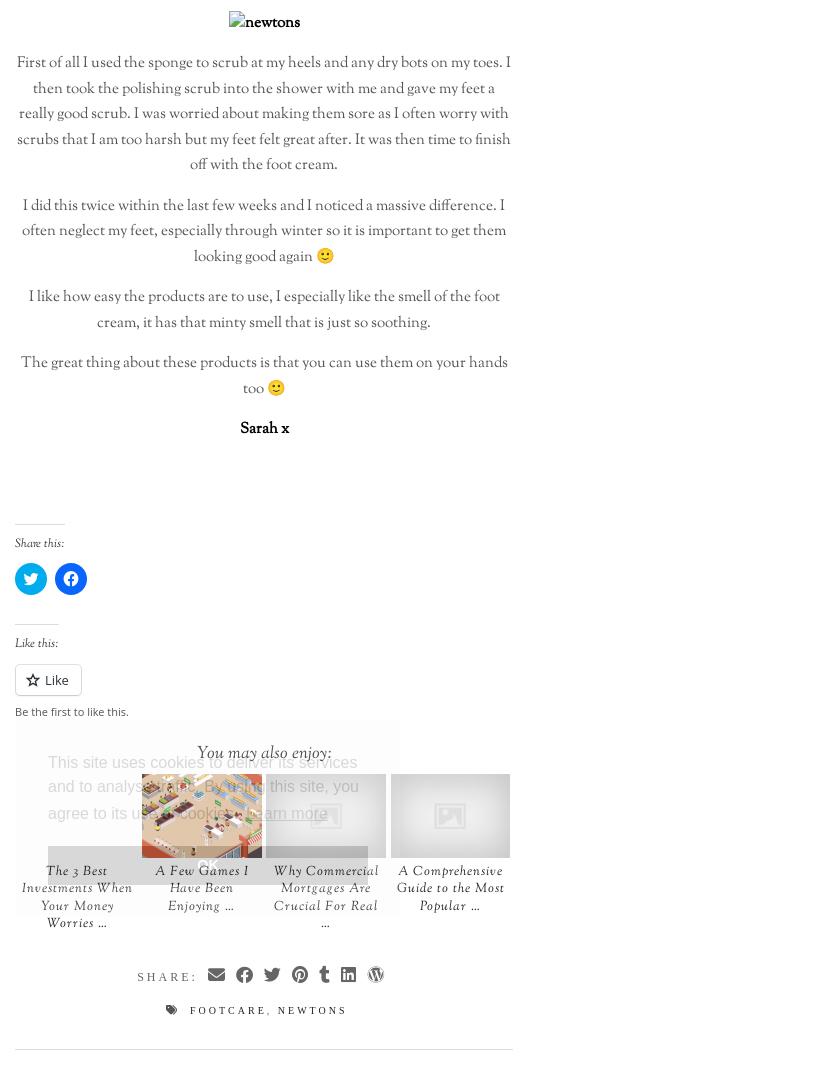  What do you see at coordinates (263, 428) in the screenshot?
I see `'Sarah x'` at bounding box center [263, 428].